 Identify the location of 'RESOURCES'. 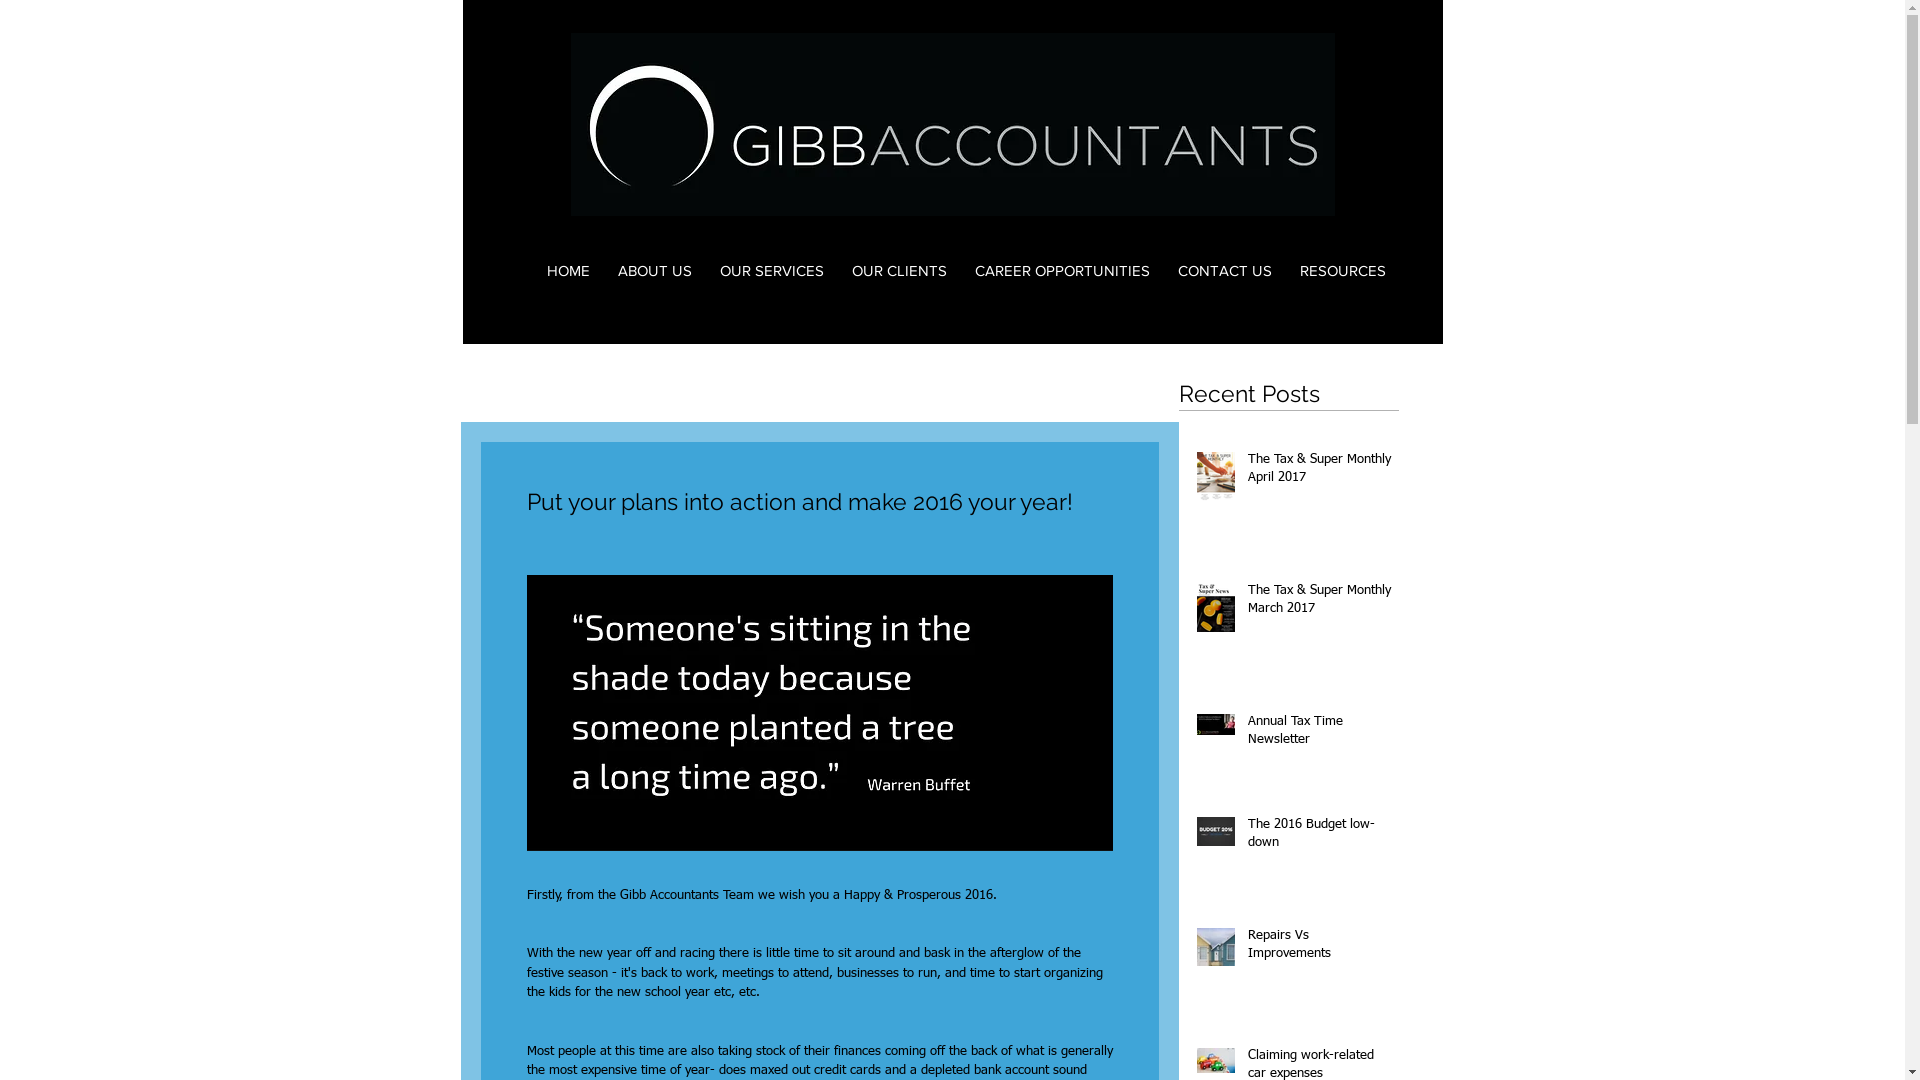
(1343, 270).